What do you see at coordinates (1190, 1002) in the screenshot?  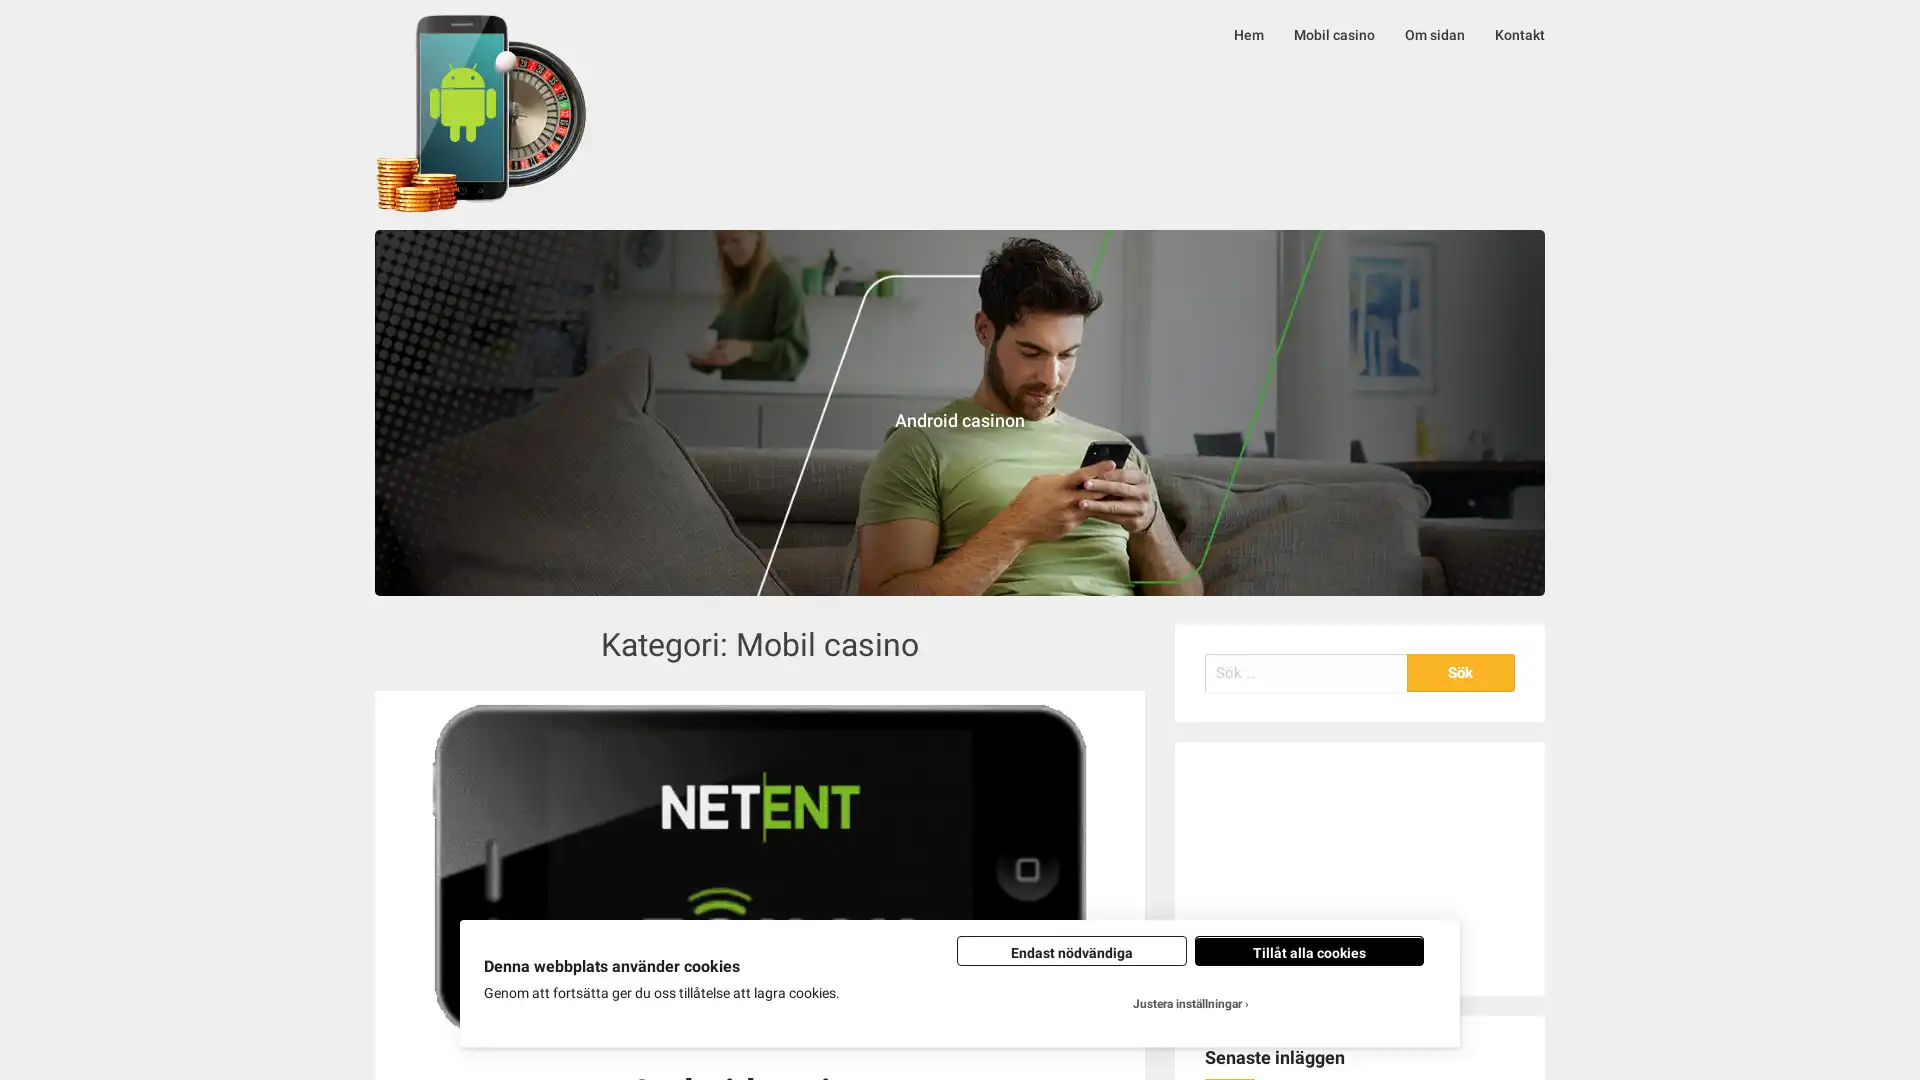 I see `Justera installningar` at bounding box center [1190, 1002].